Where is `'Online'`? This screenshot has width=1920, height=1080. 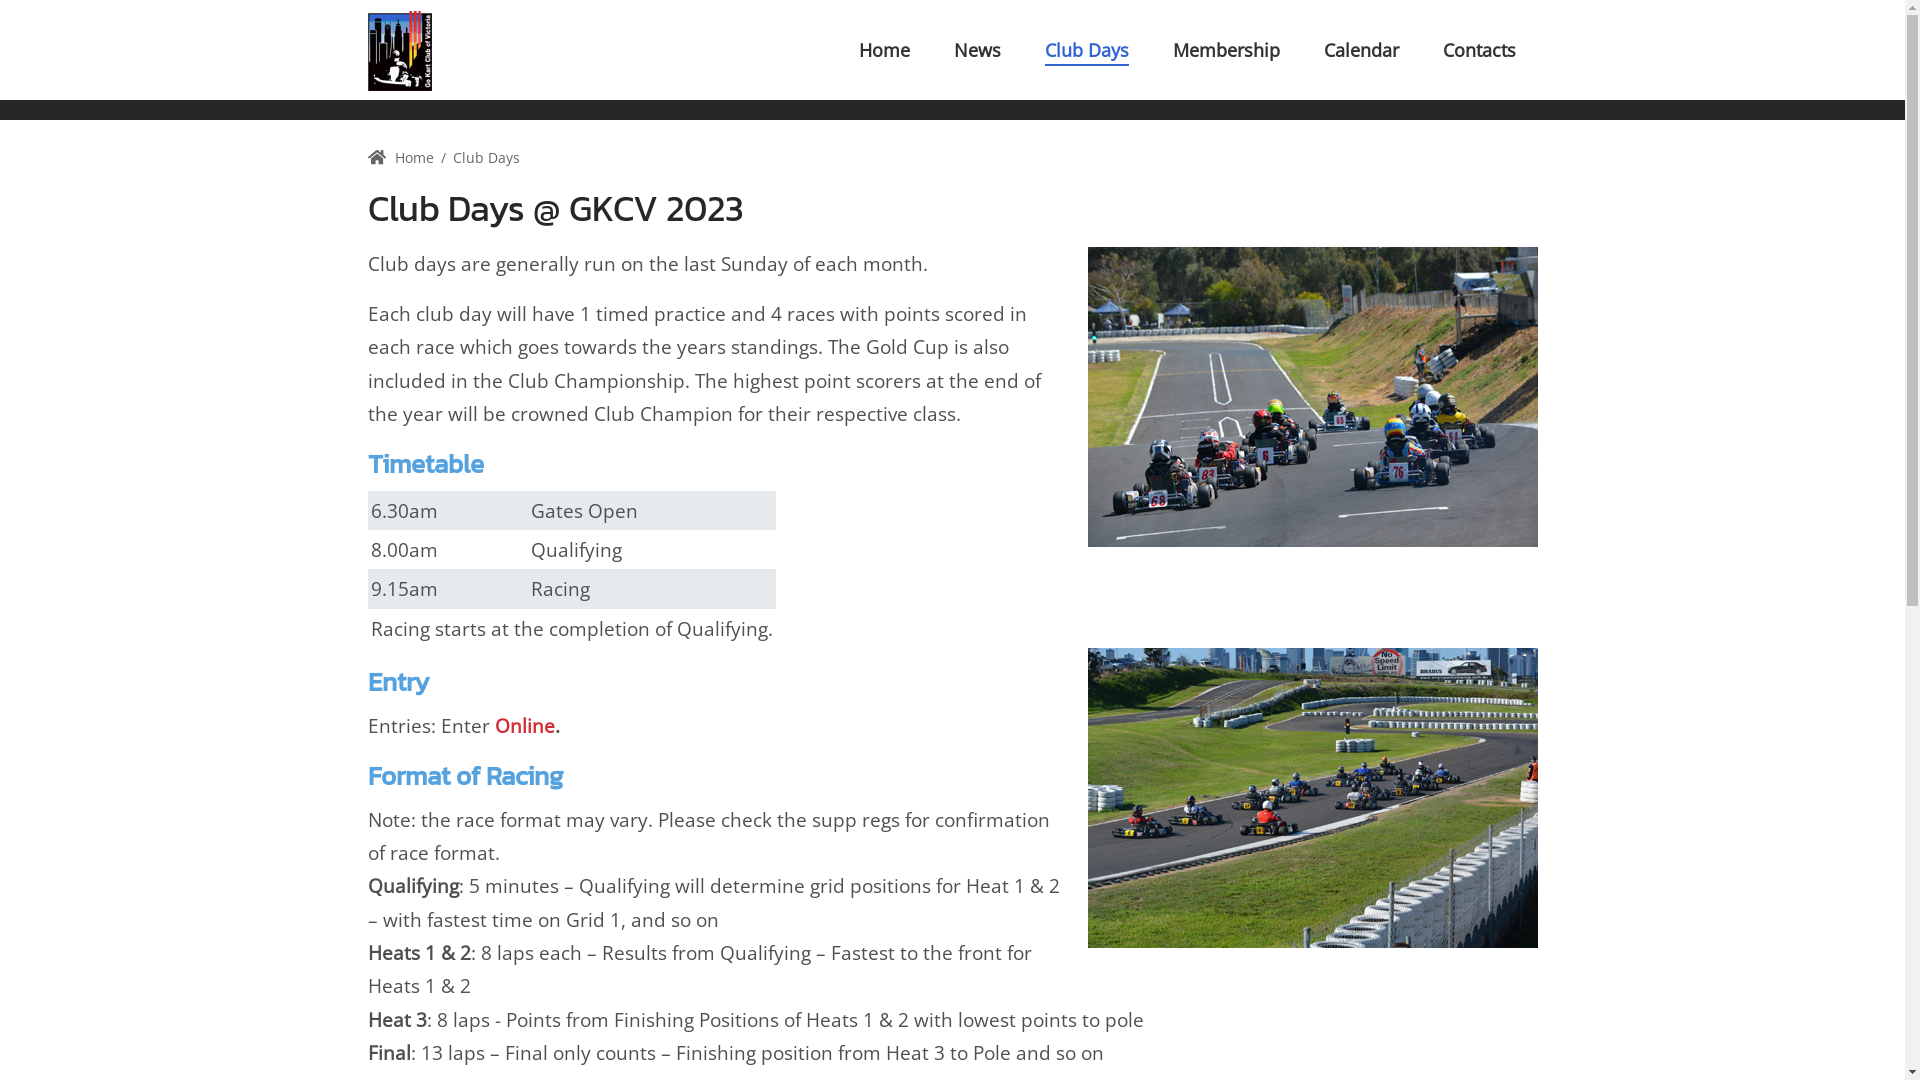
'Online' is located at coordinates (523, 725).